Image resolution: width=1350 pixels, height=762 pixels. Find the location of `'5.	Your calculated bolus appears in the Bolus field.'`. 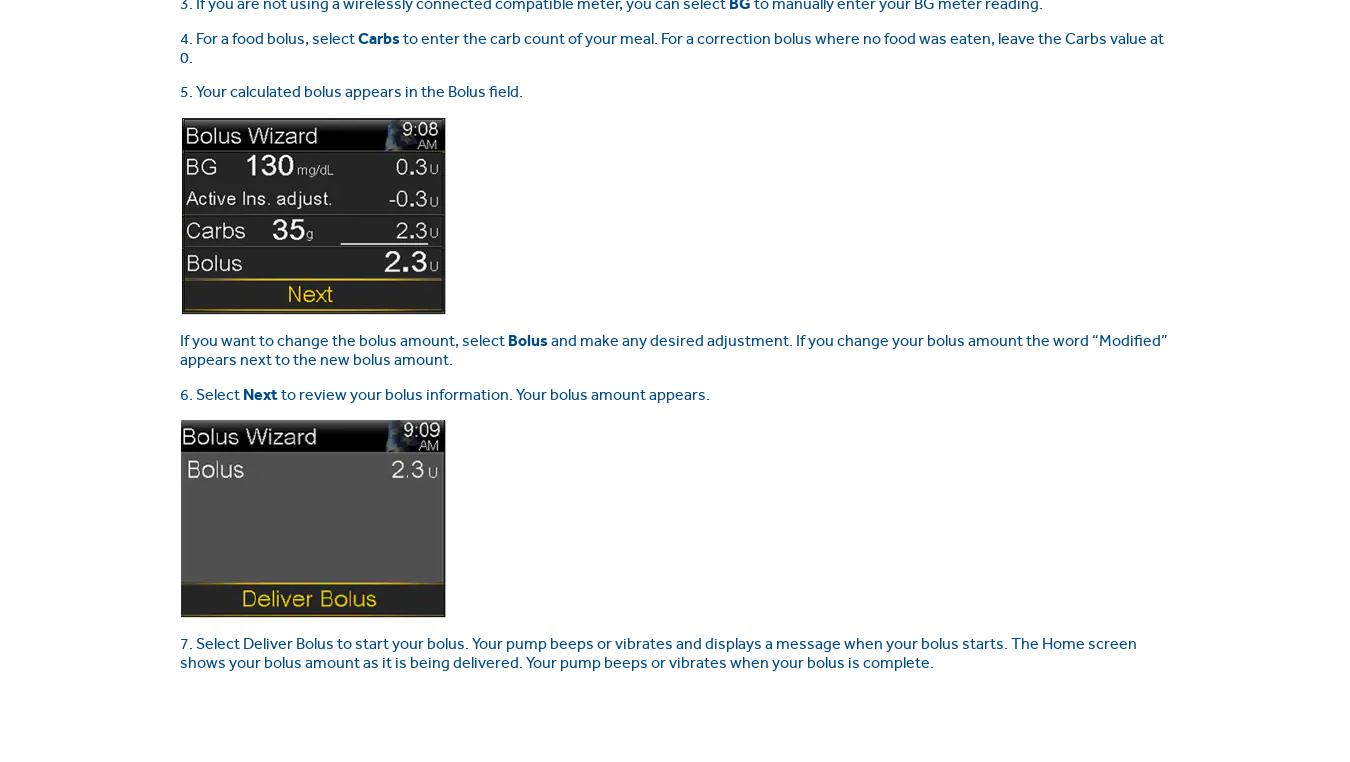

'5.	Your calculated bolus appears in the Bolus field.' is located at coordinates (351, 91).